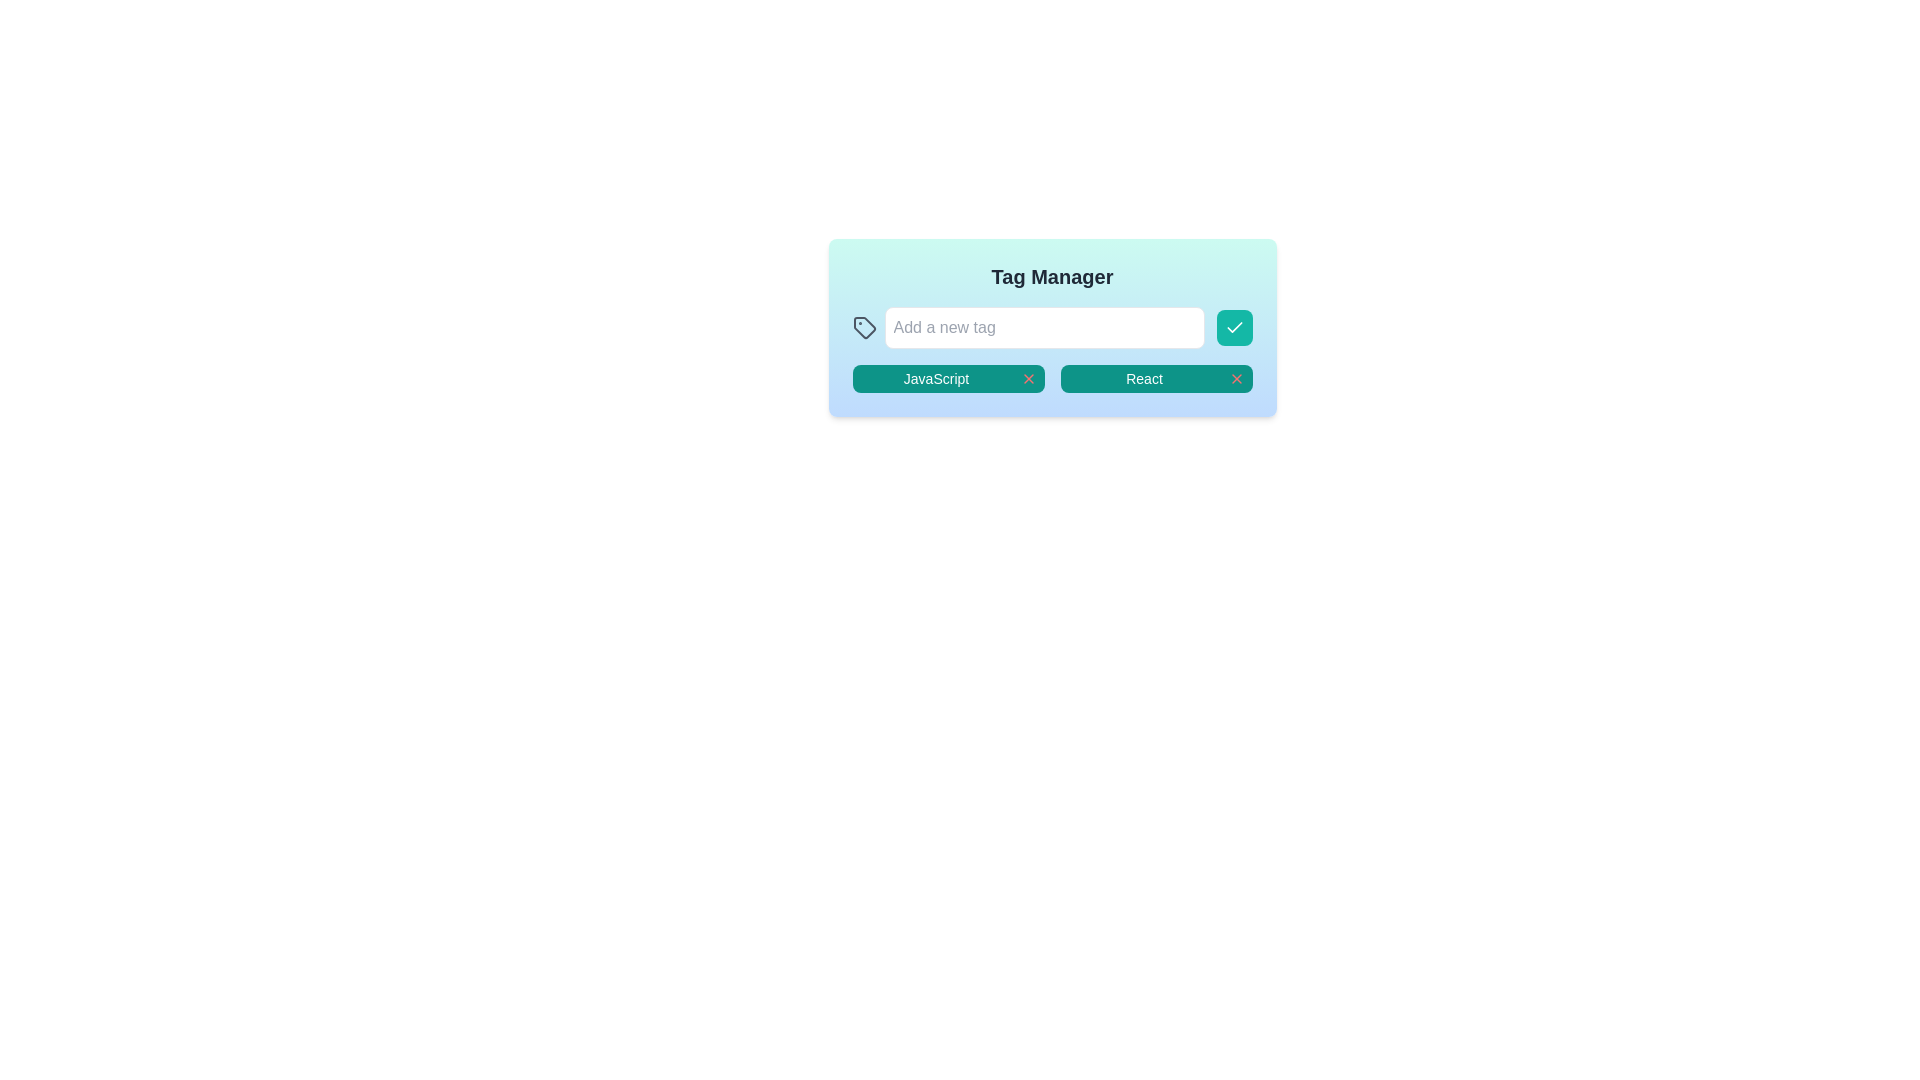 The width and height of the screenshot is (1920, 1080). What do you see at coordinates (935, 378) in the screenshot?
I see `text 'JavaScript' from the Label element displaying it in a small font on a deep teal green background in the Tag Manager interface` at bounding box center [935, 378].